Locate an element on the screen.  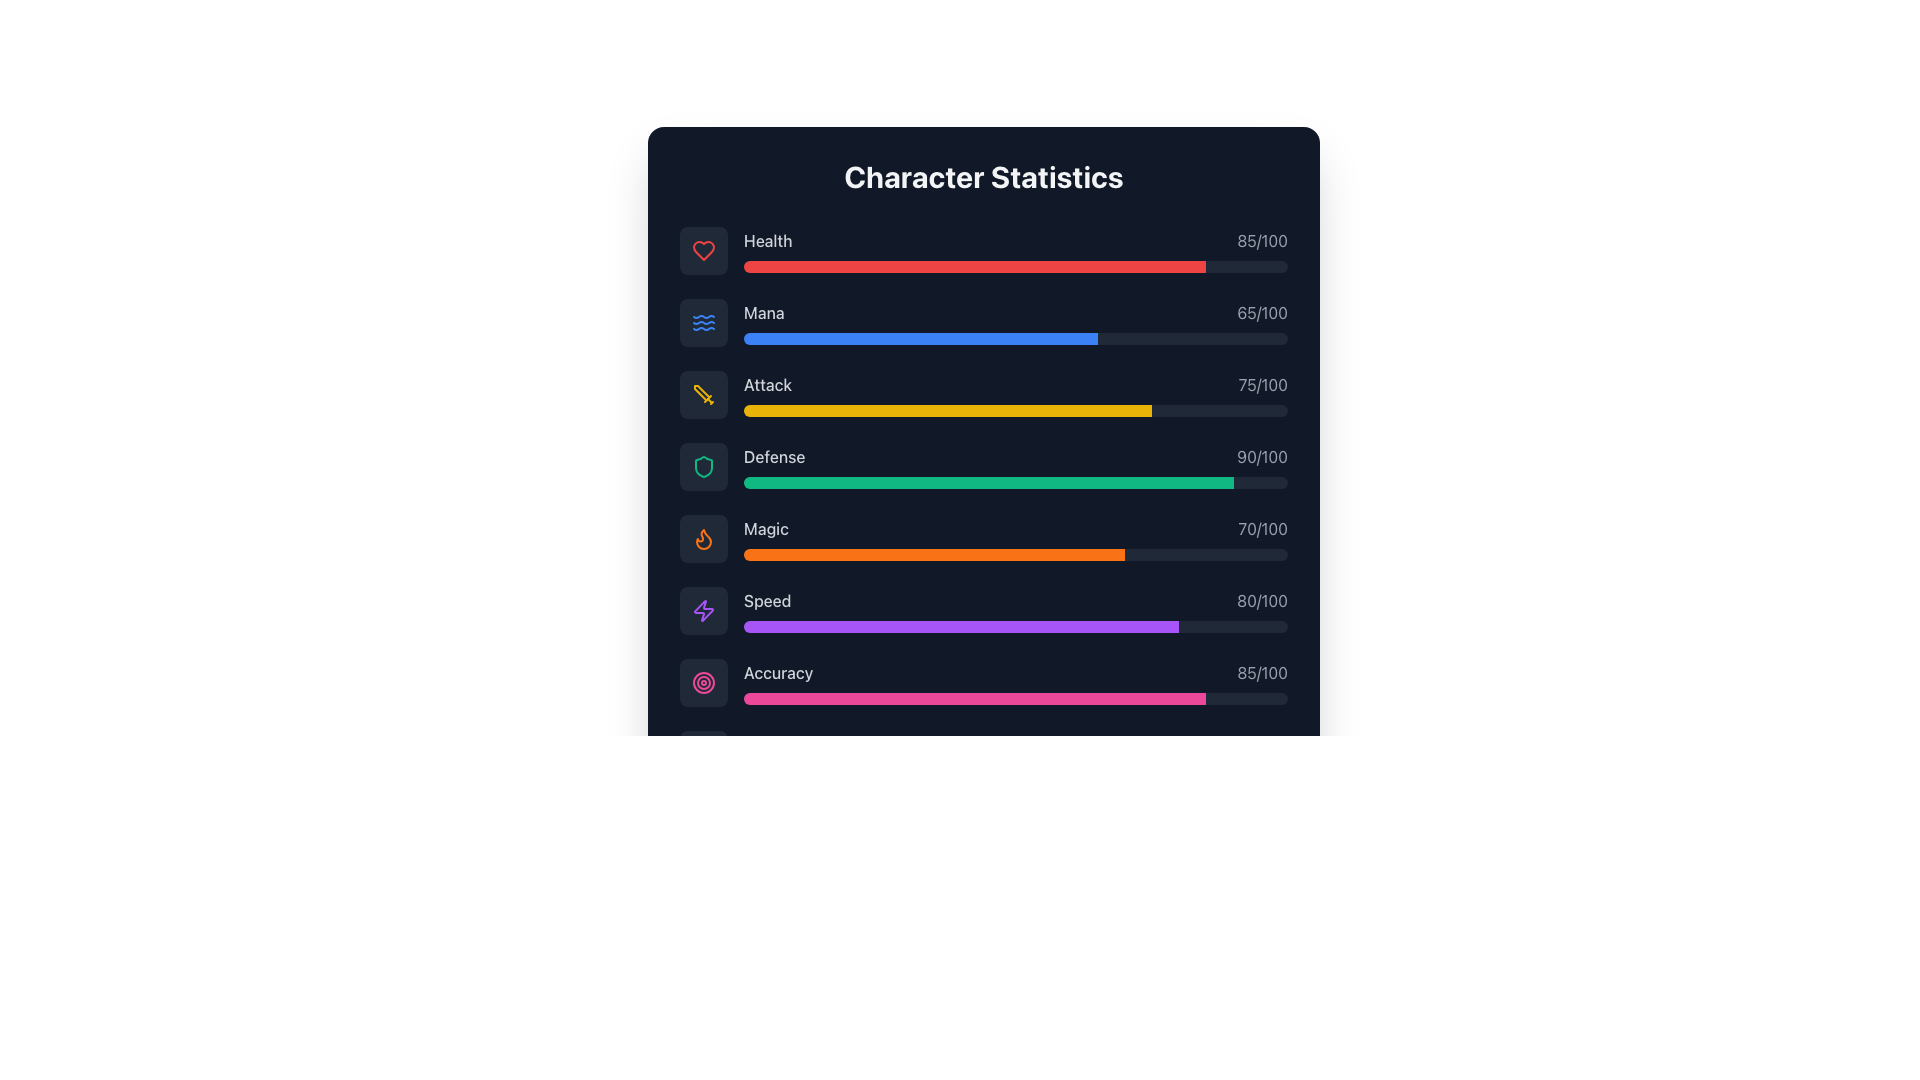
the visual representation of the filled area of the progress bar located next to the 'Accuracy' label in the 'Character Statistics' section is located at coordinates (975, 697).